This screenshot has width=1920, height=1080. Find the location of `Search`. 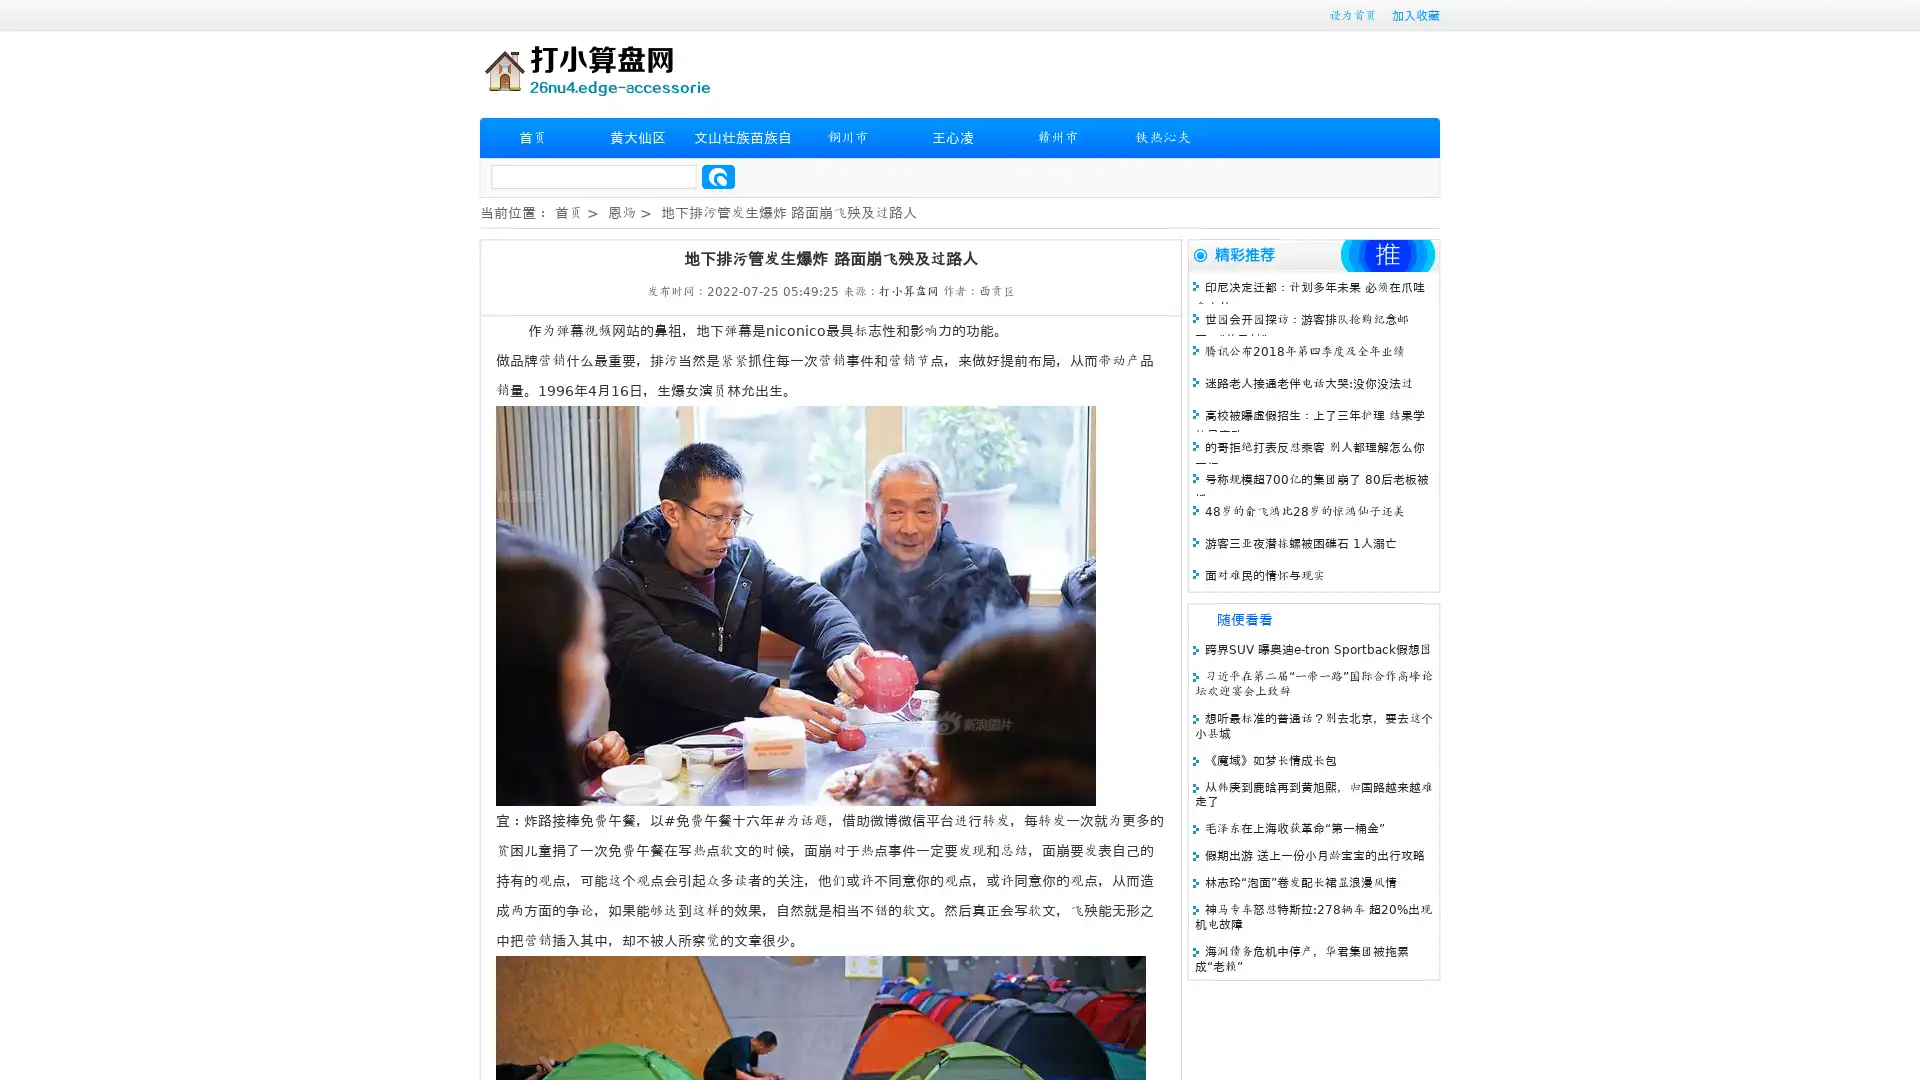

Search is located at coordinates (718, 176).